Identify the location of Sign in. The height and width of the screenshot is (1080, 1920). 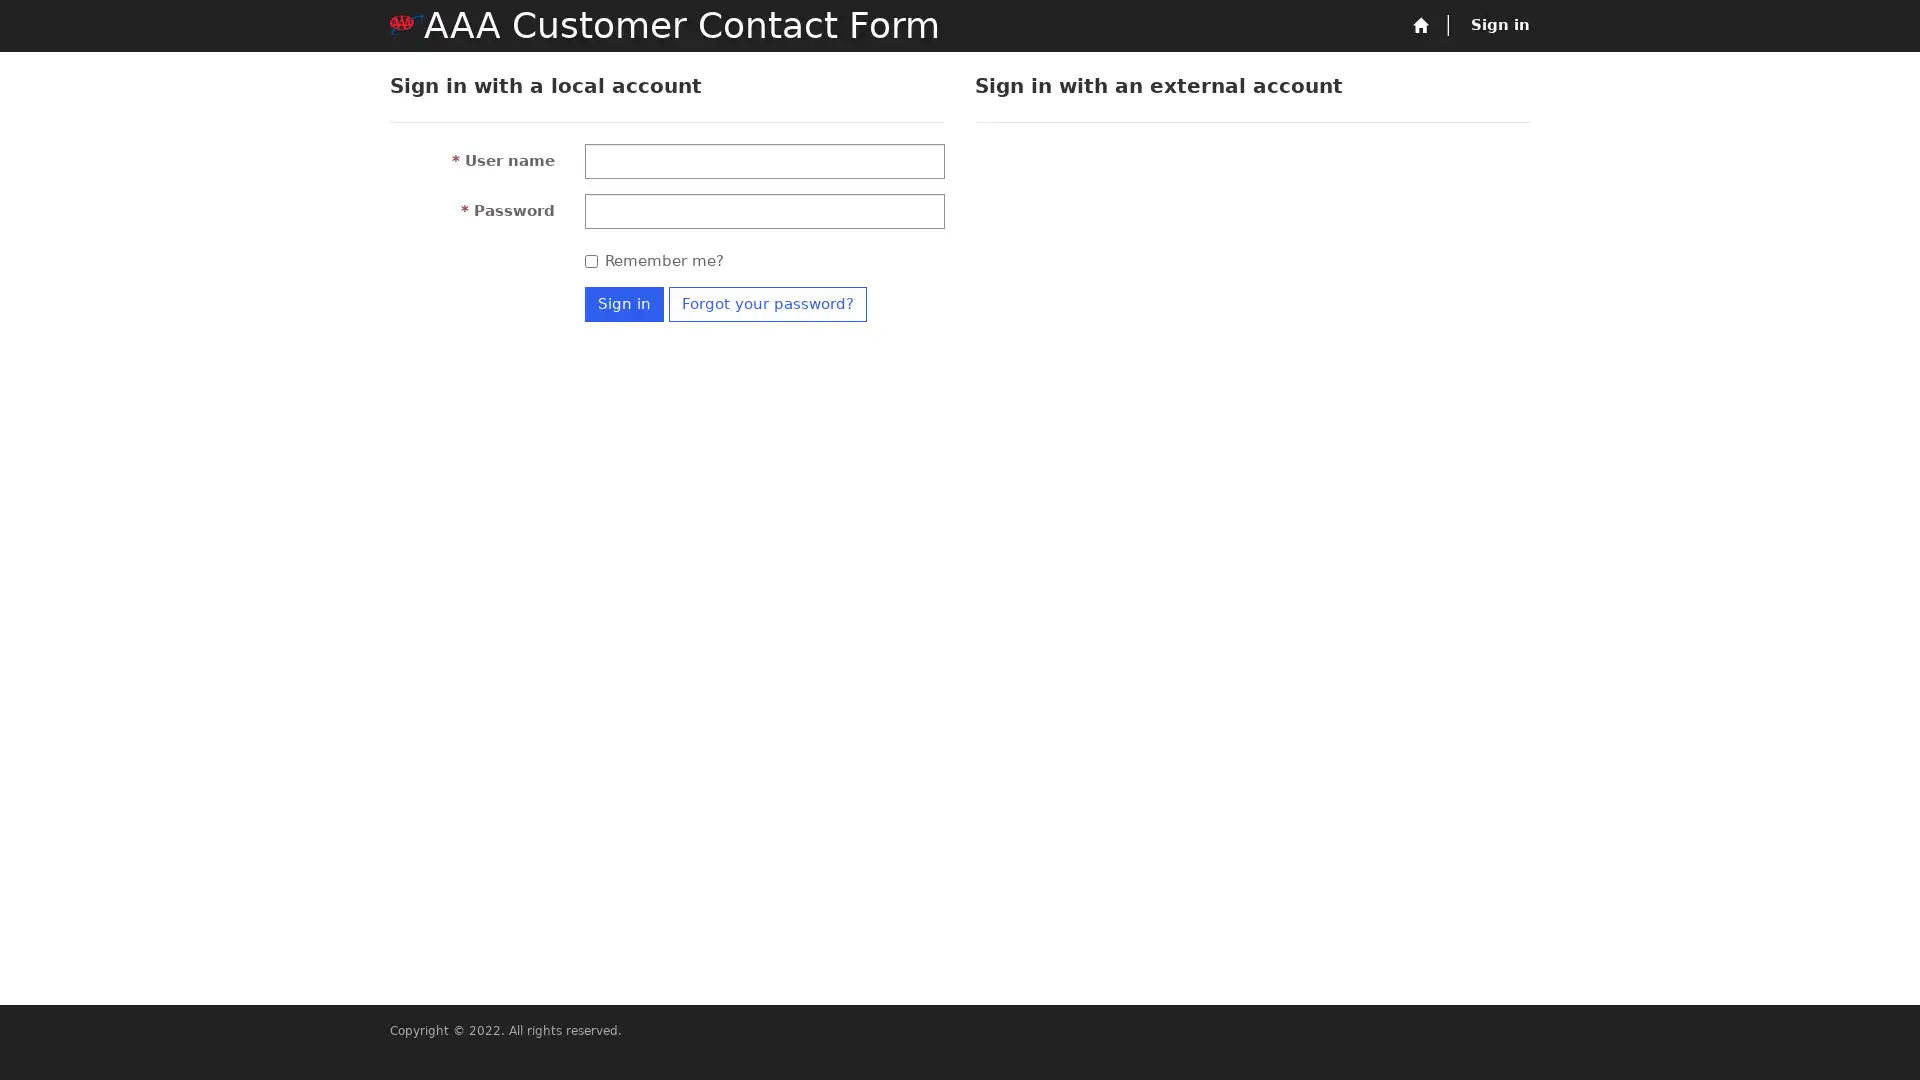
(622, 304).